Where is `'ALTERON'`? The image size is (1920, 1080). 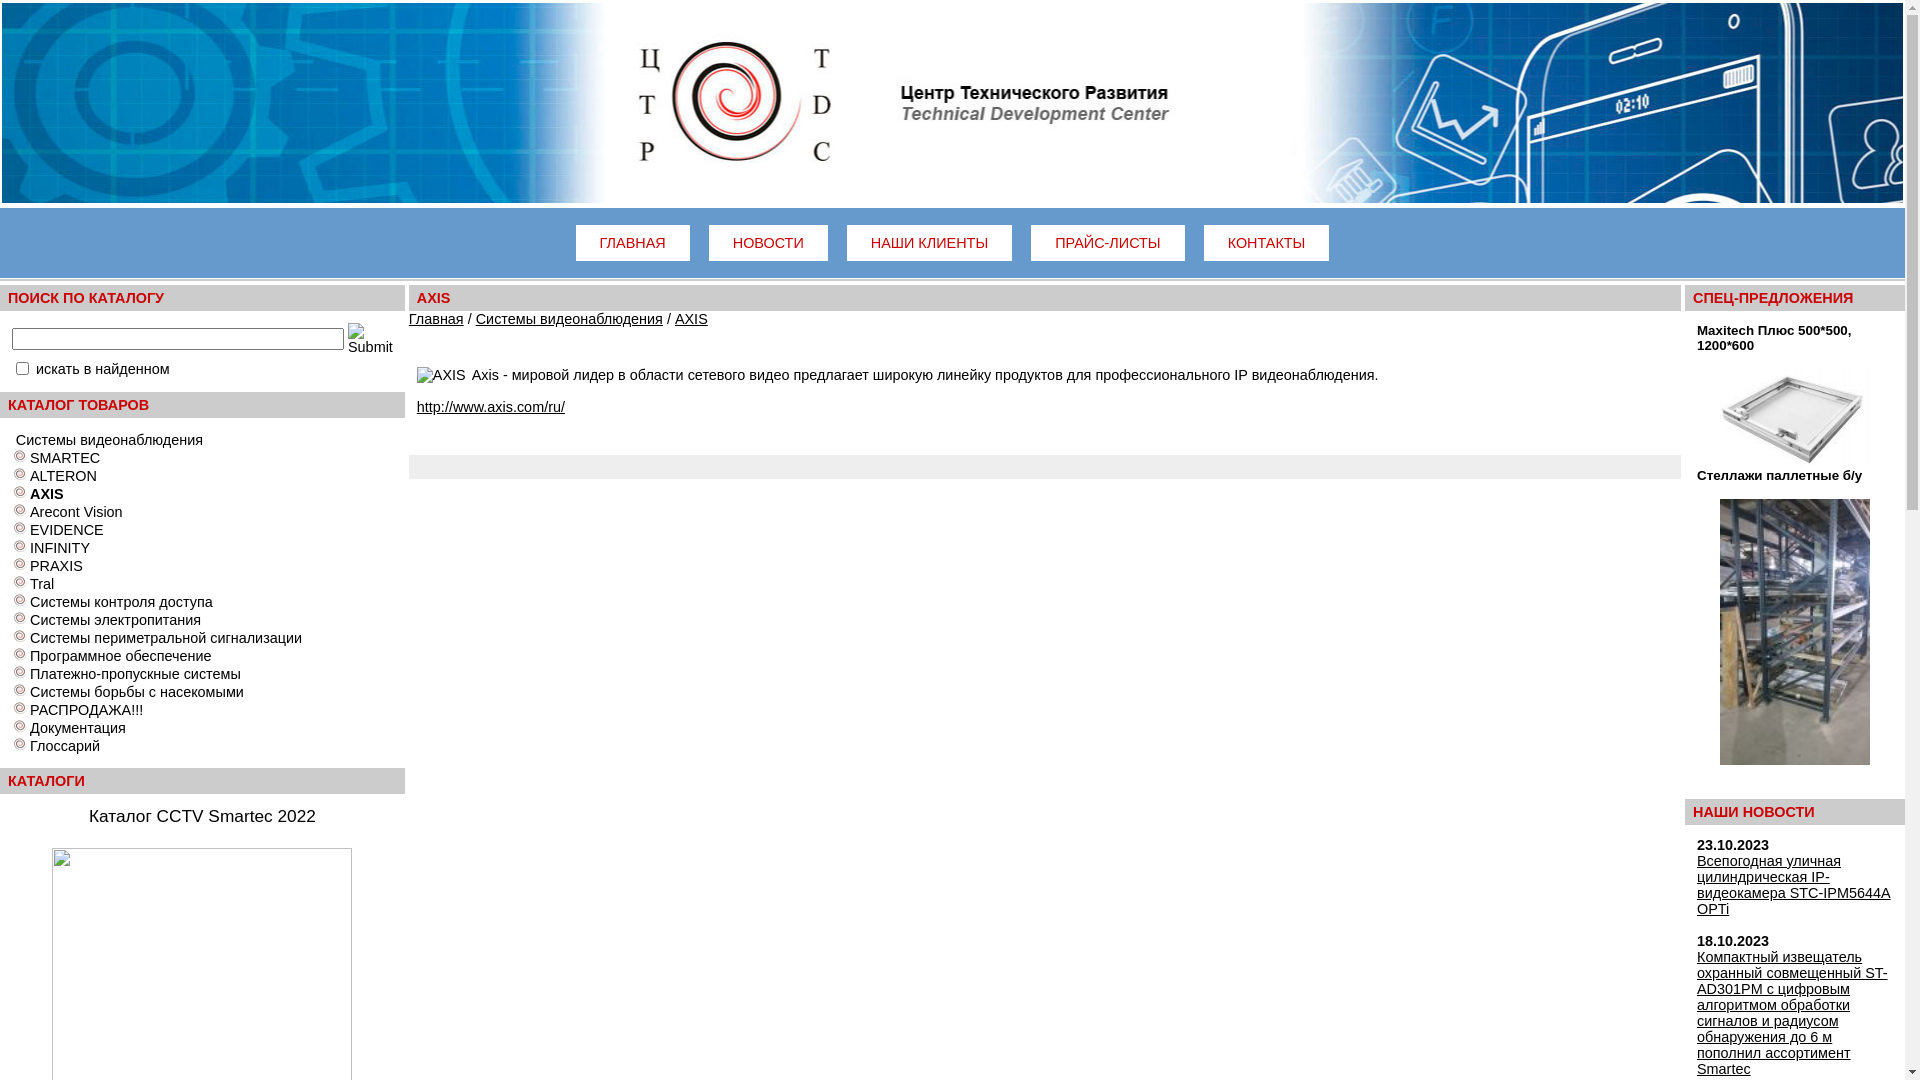
'ALTERON' is located at coordinates (29, 475).